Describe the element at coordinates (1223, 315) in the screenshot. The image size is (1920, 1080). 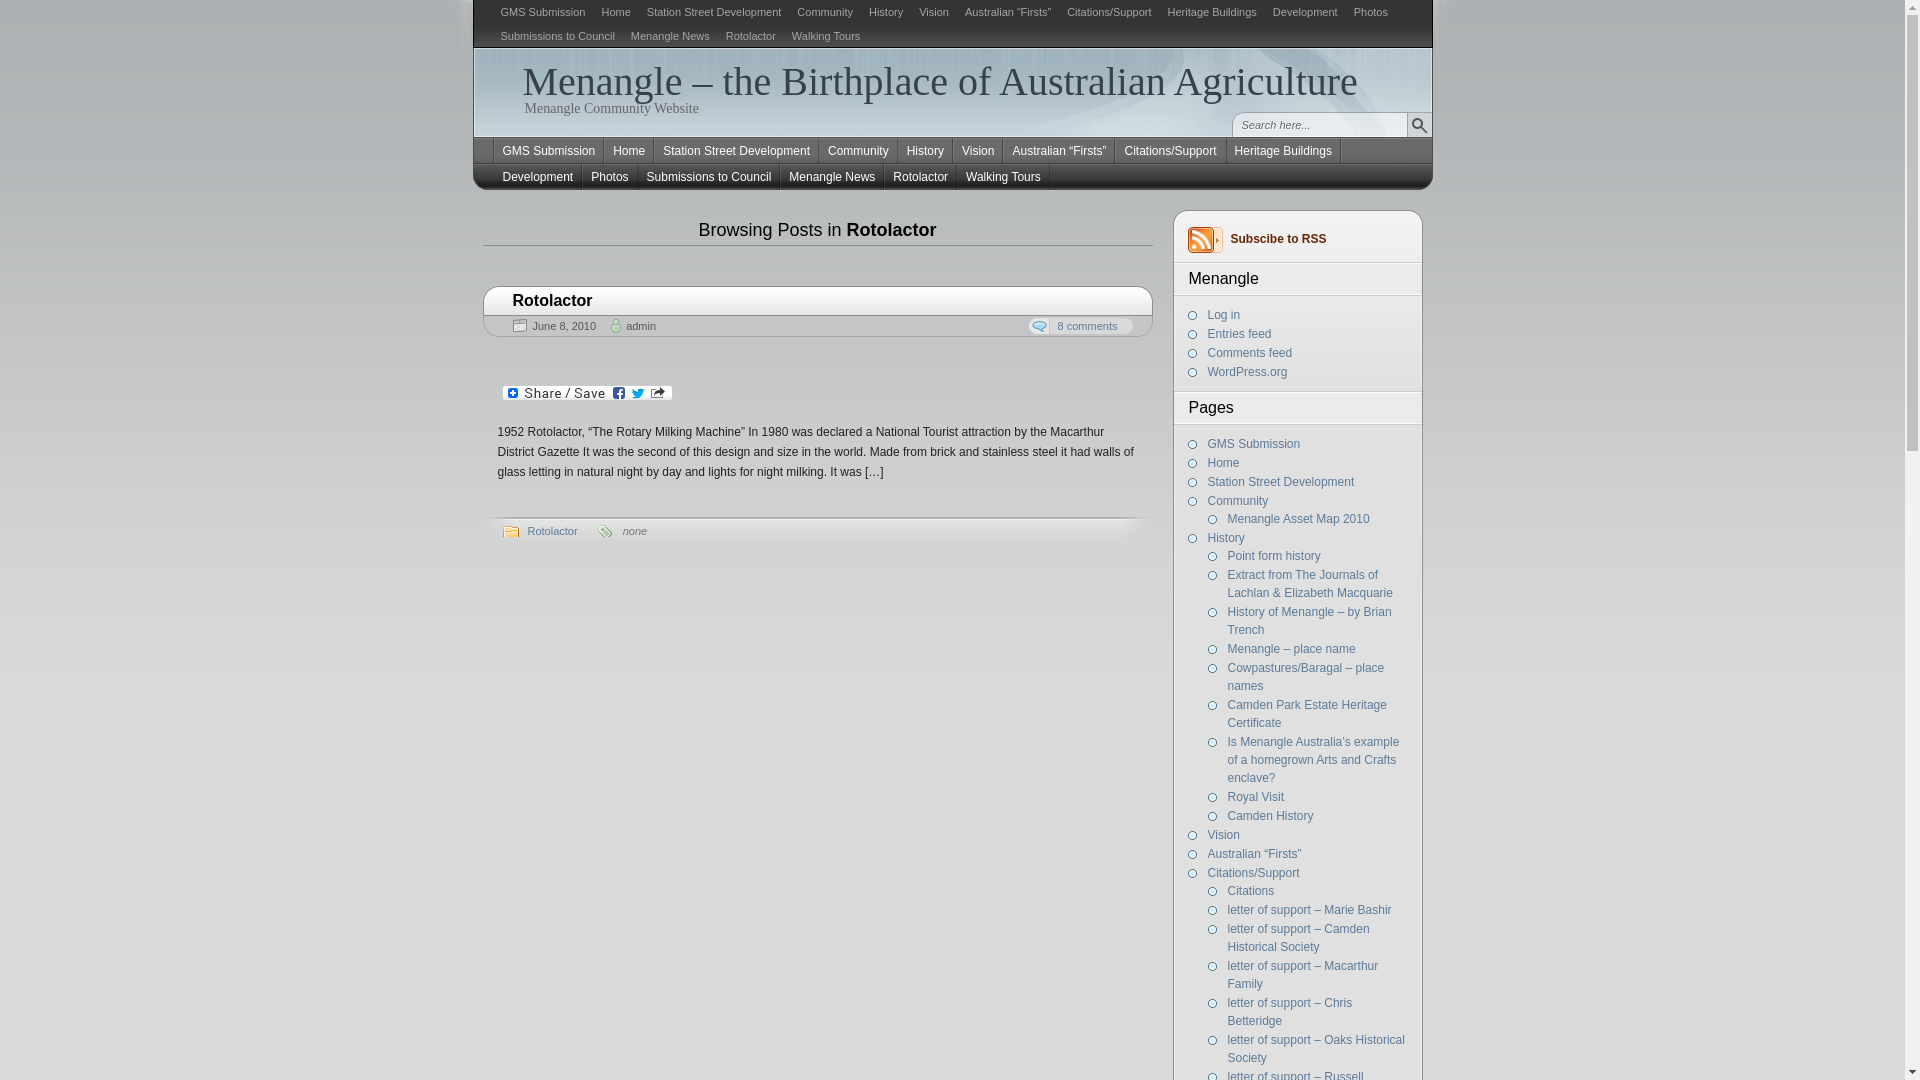
I see `'Log in'` at that location.